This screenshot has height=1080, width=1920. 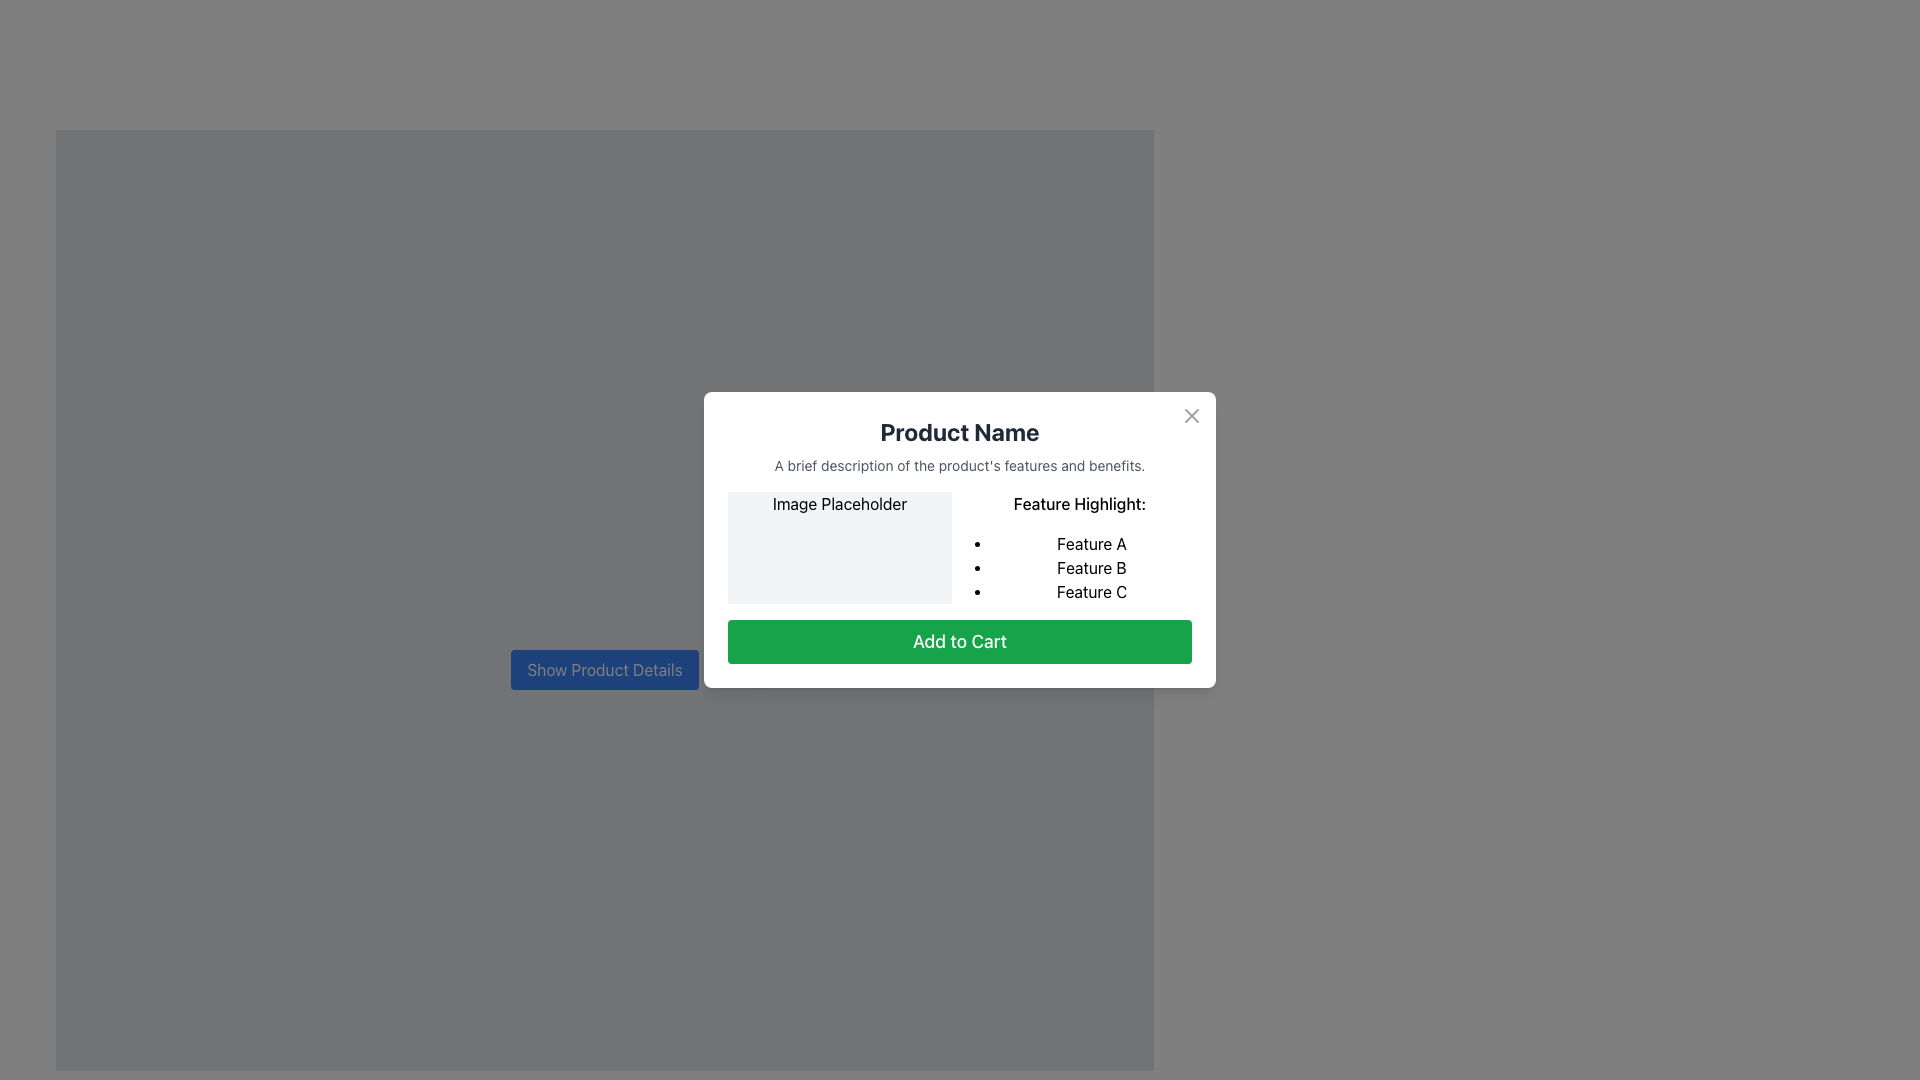 What do you see at coordinates (1090, 543) in the screenshot?
I see `text of the first item in the bulleted list, labeled 'Feature A', located under the 'Feature Highlight' section in the modal dialog` at bounding box center [1090, 543].